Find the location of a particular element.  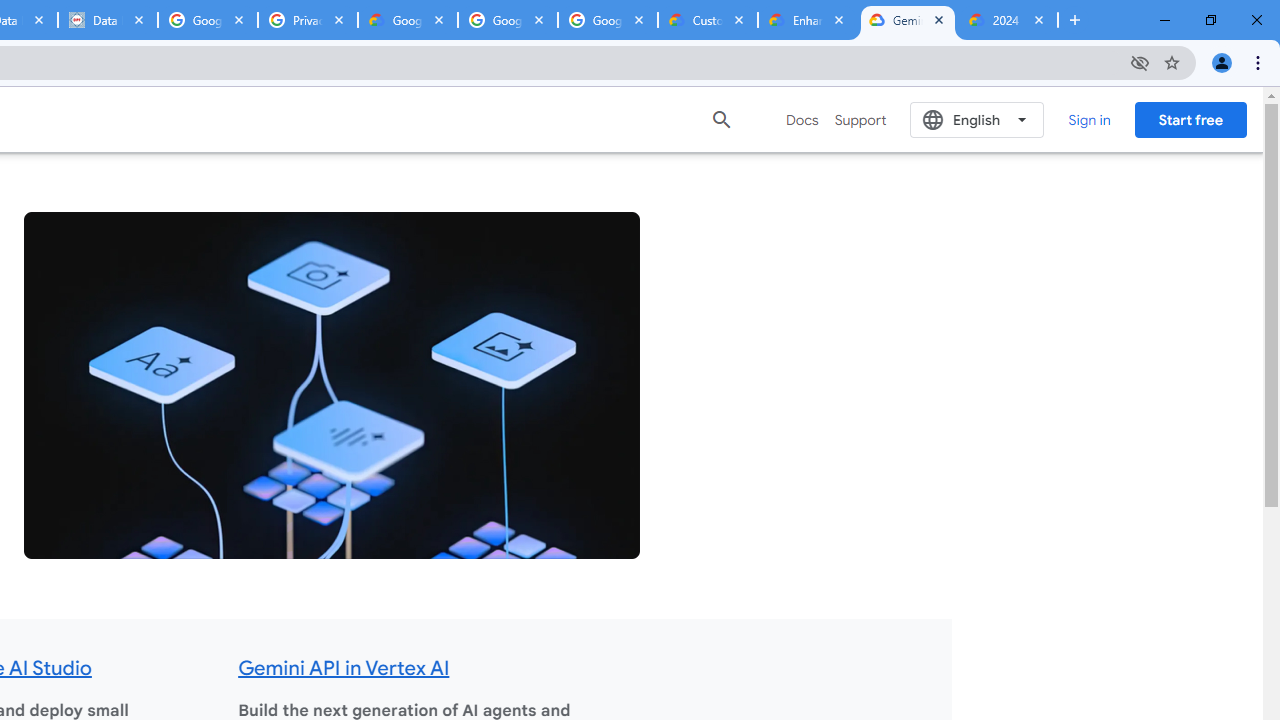

'Data Privacy Framework' is located at coordinates (106, 20).